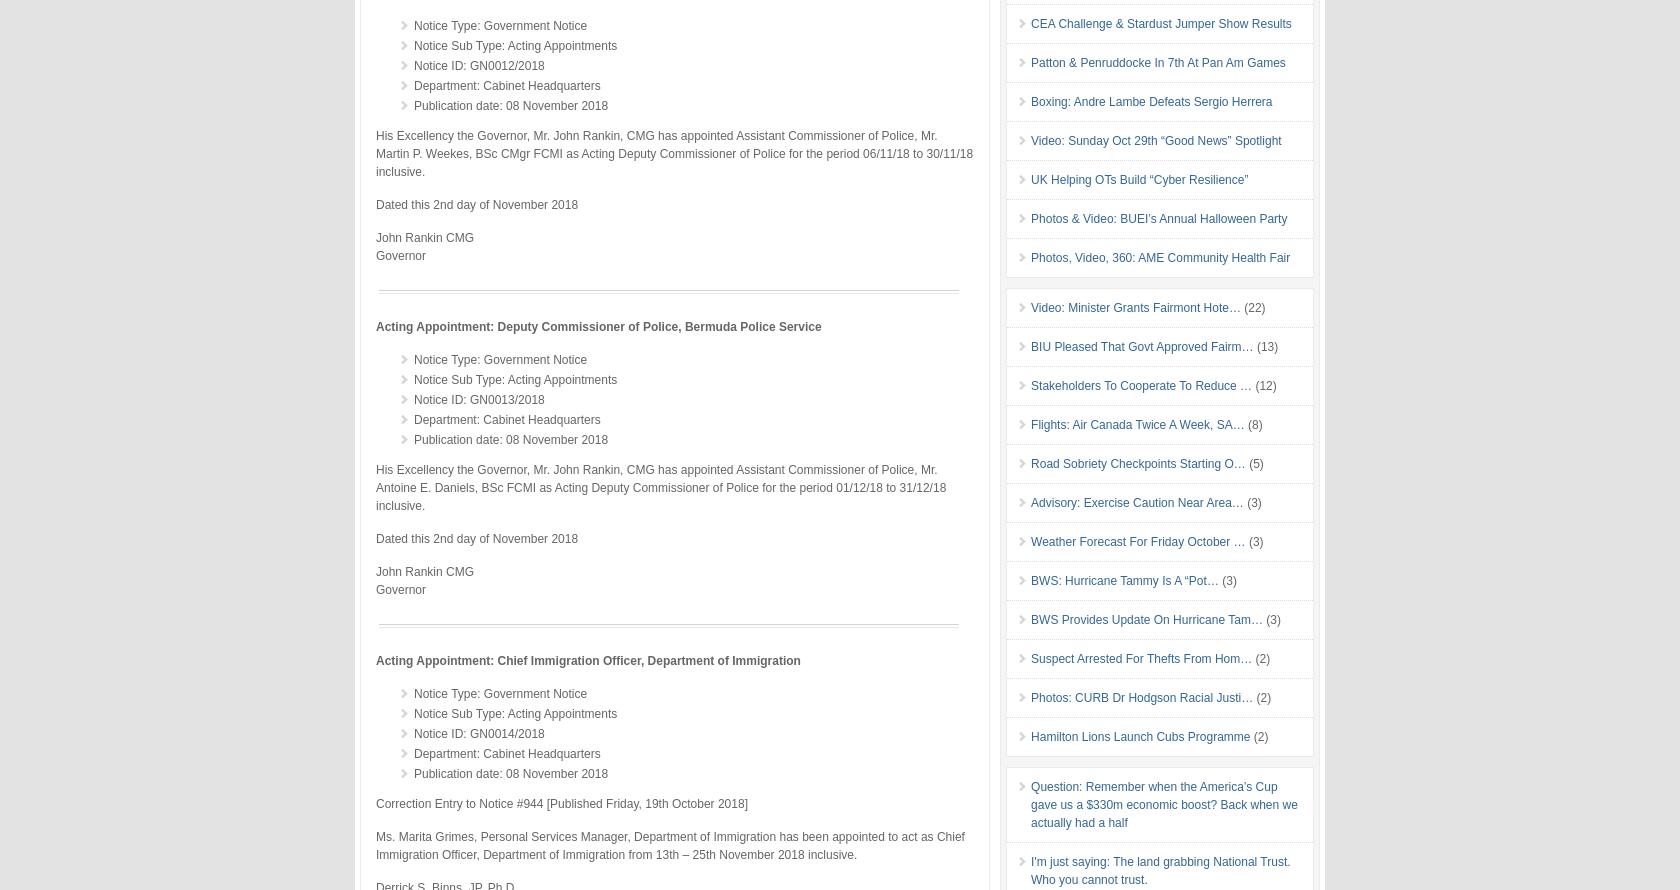  Describe the element at coordinates (1161, 22) in the screenshot. I see `'CEA Challenge & Stardust Jumper Show Results'` at that location.